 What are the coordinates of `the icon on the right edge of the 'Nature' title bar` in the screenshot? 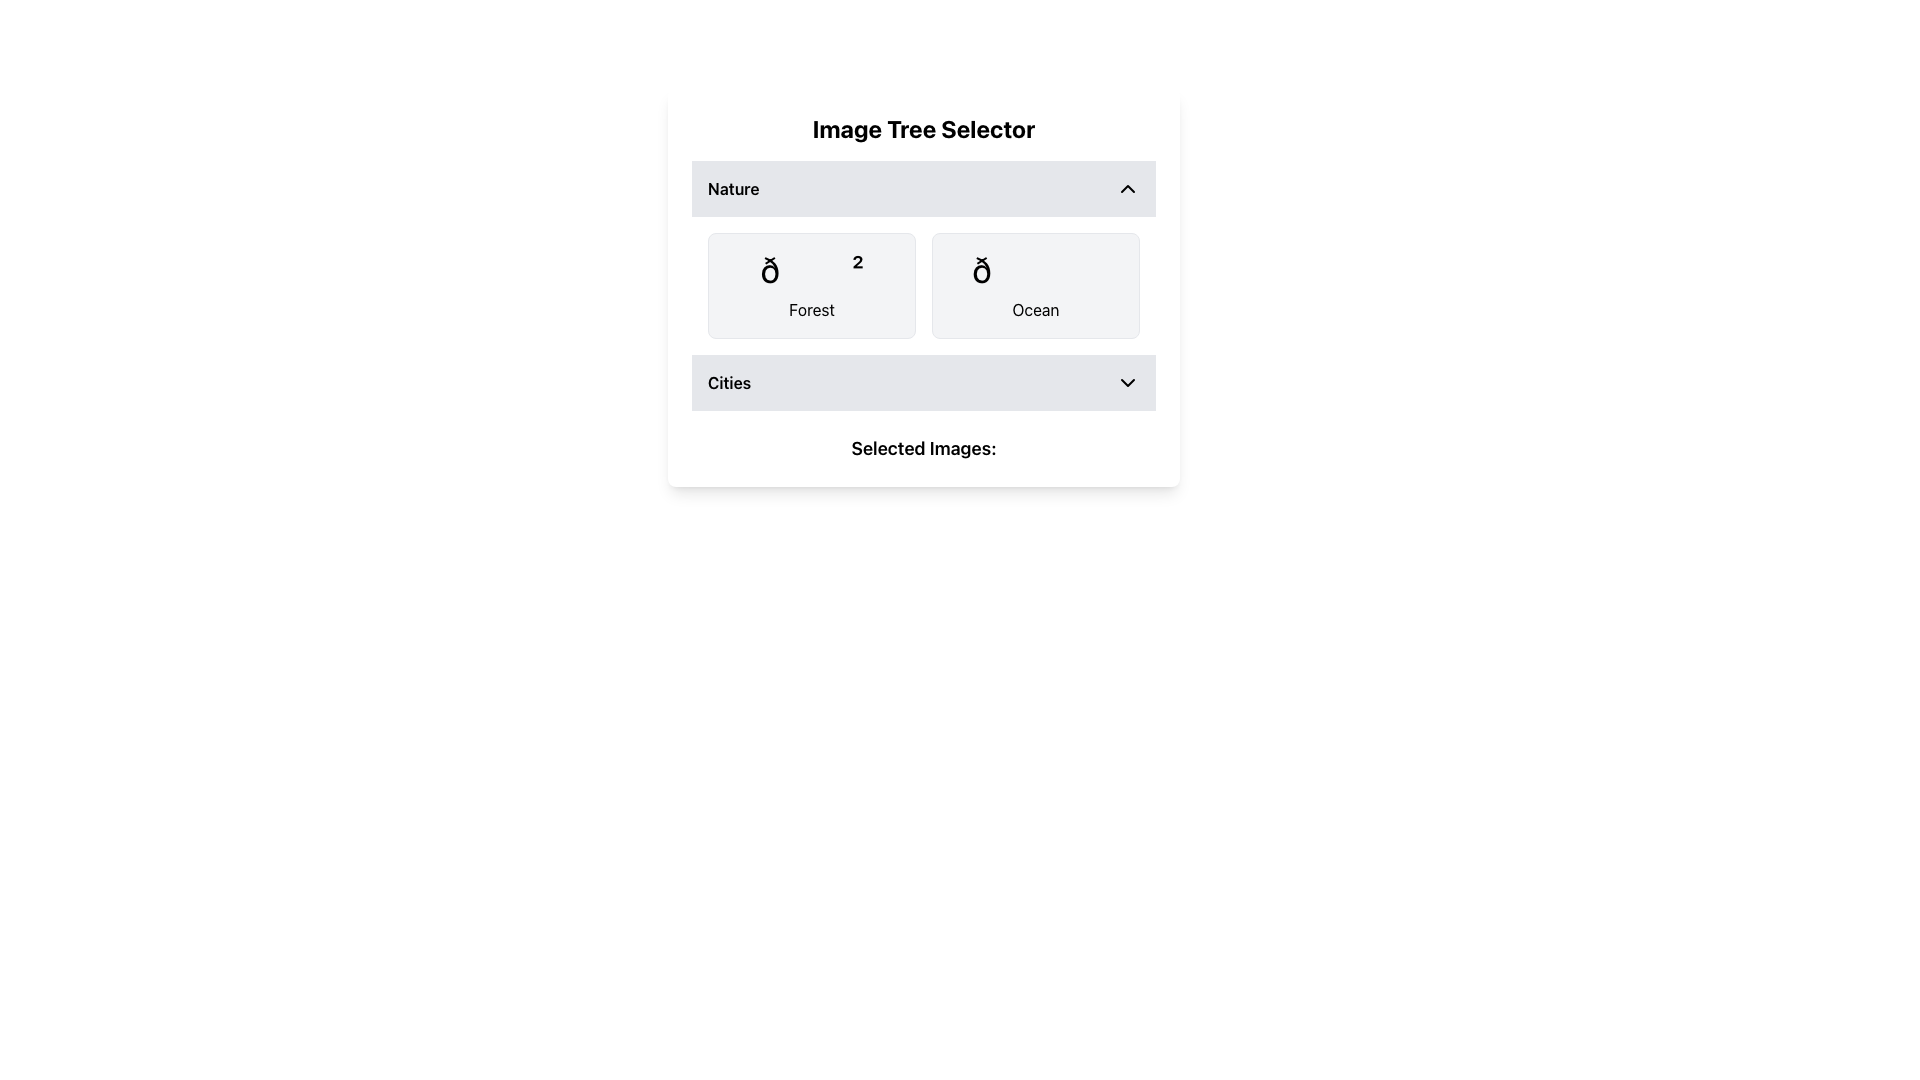 It's located at (1128, 189).